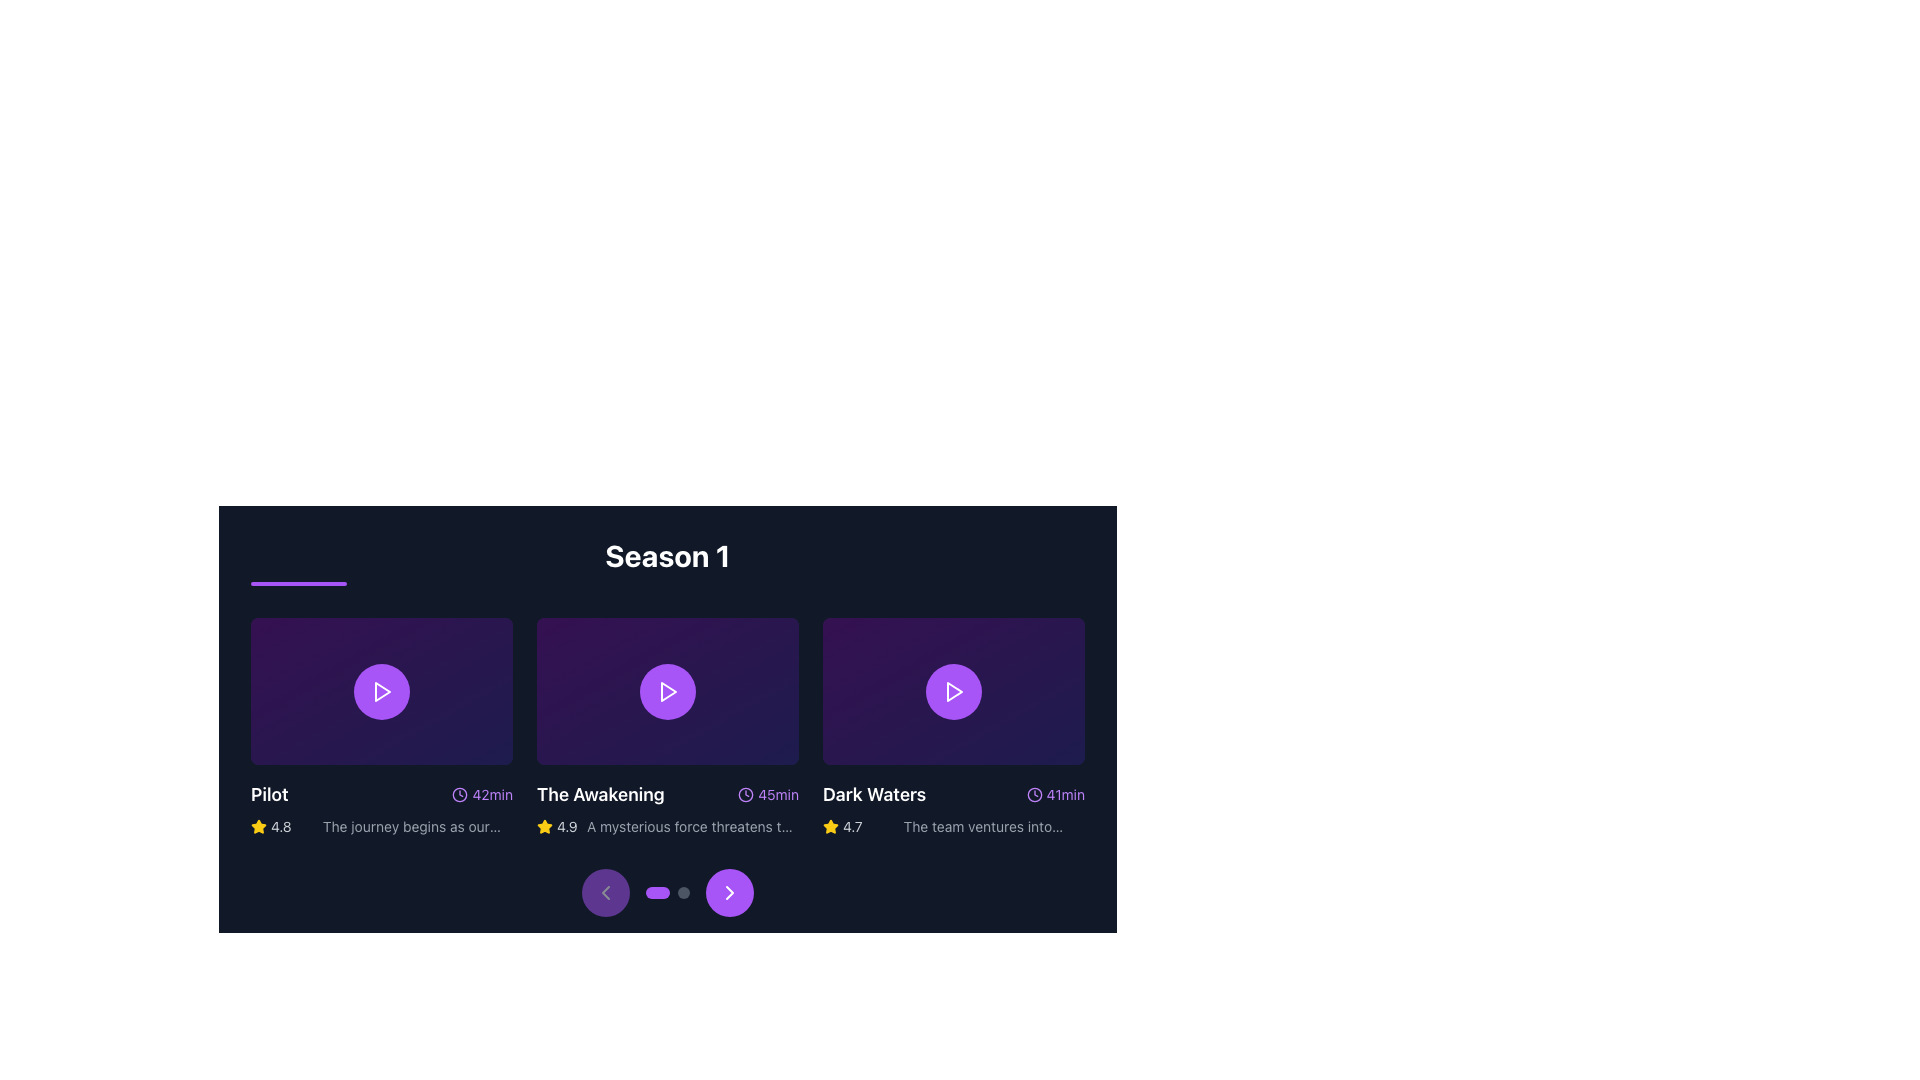 The image size is (1920, 1080). What do you see at coordinates (745, 794) in the screenshot?
I see `the time duration icon located to the immediate left of the '45min' text label in the 'Season 1' section` at bounding box center [745, 794].